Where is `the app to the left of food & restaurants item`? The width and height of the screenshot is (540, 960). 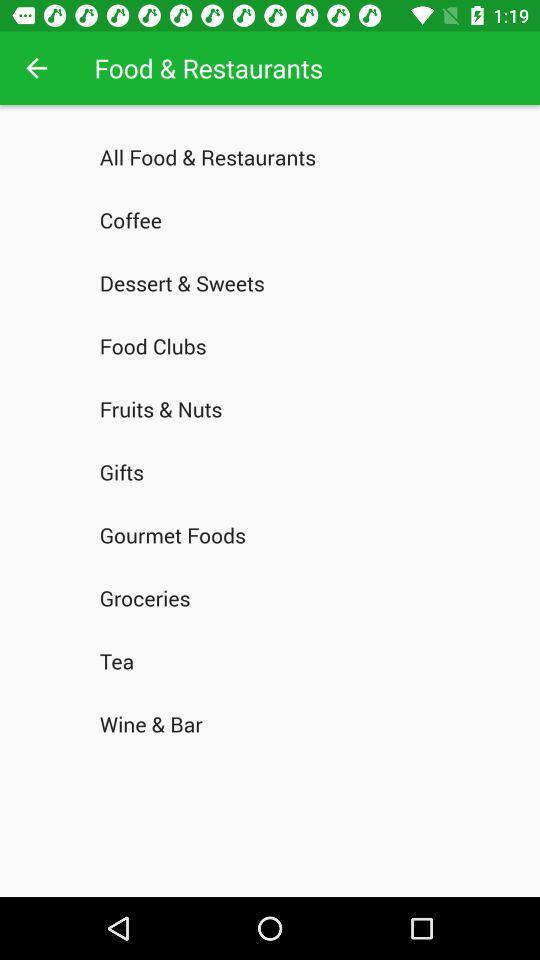 the app to the left of food & restaurants item is located at coordinates (36, 68).